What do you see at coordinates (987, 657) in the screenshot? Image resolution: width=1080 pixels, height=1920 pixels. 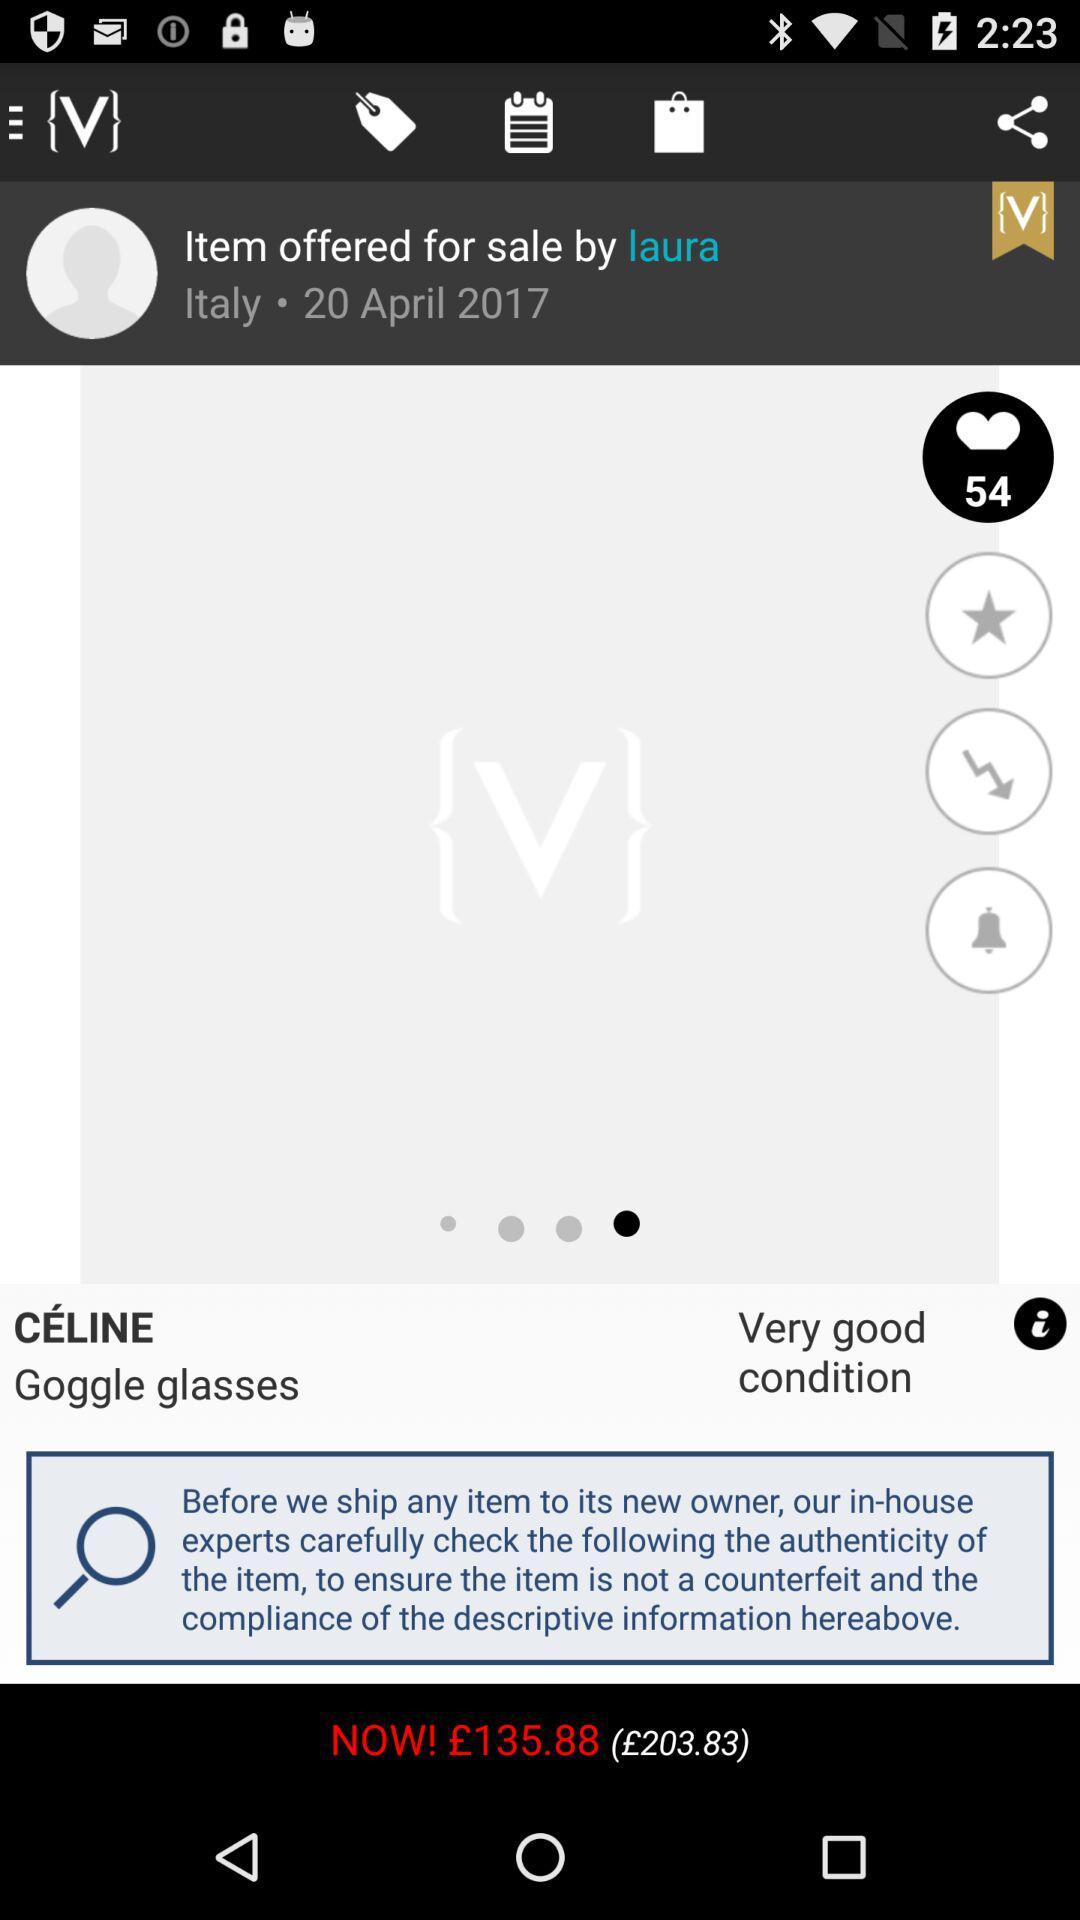 I see `the star icon` at bounding box center [987, 657].